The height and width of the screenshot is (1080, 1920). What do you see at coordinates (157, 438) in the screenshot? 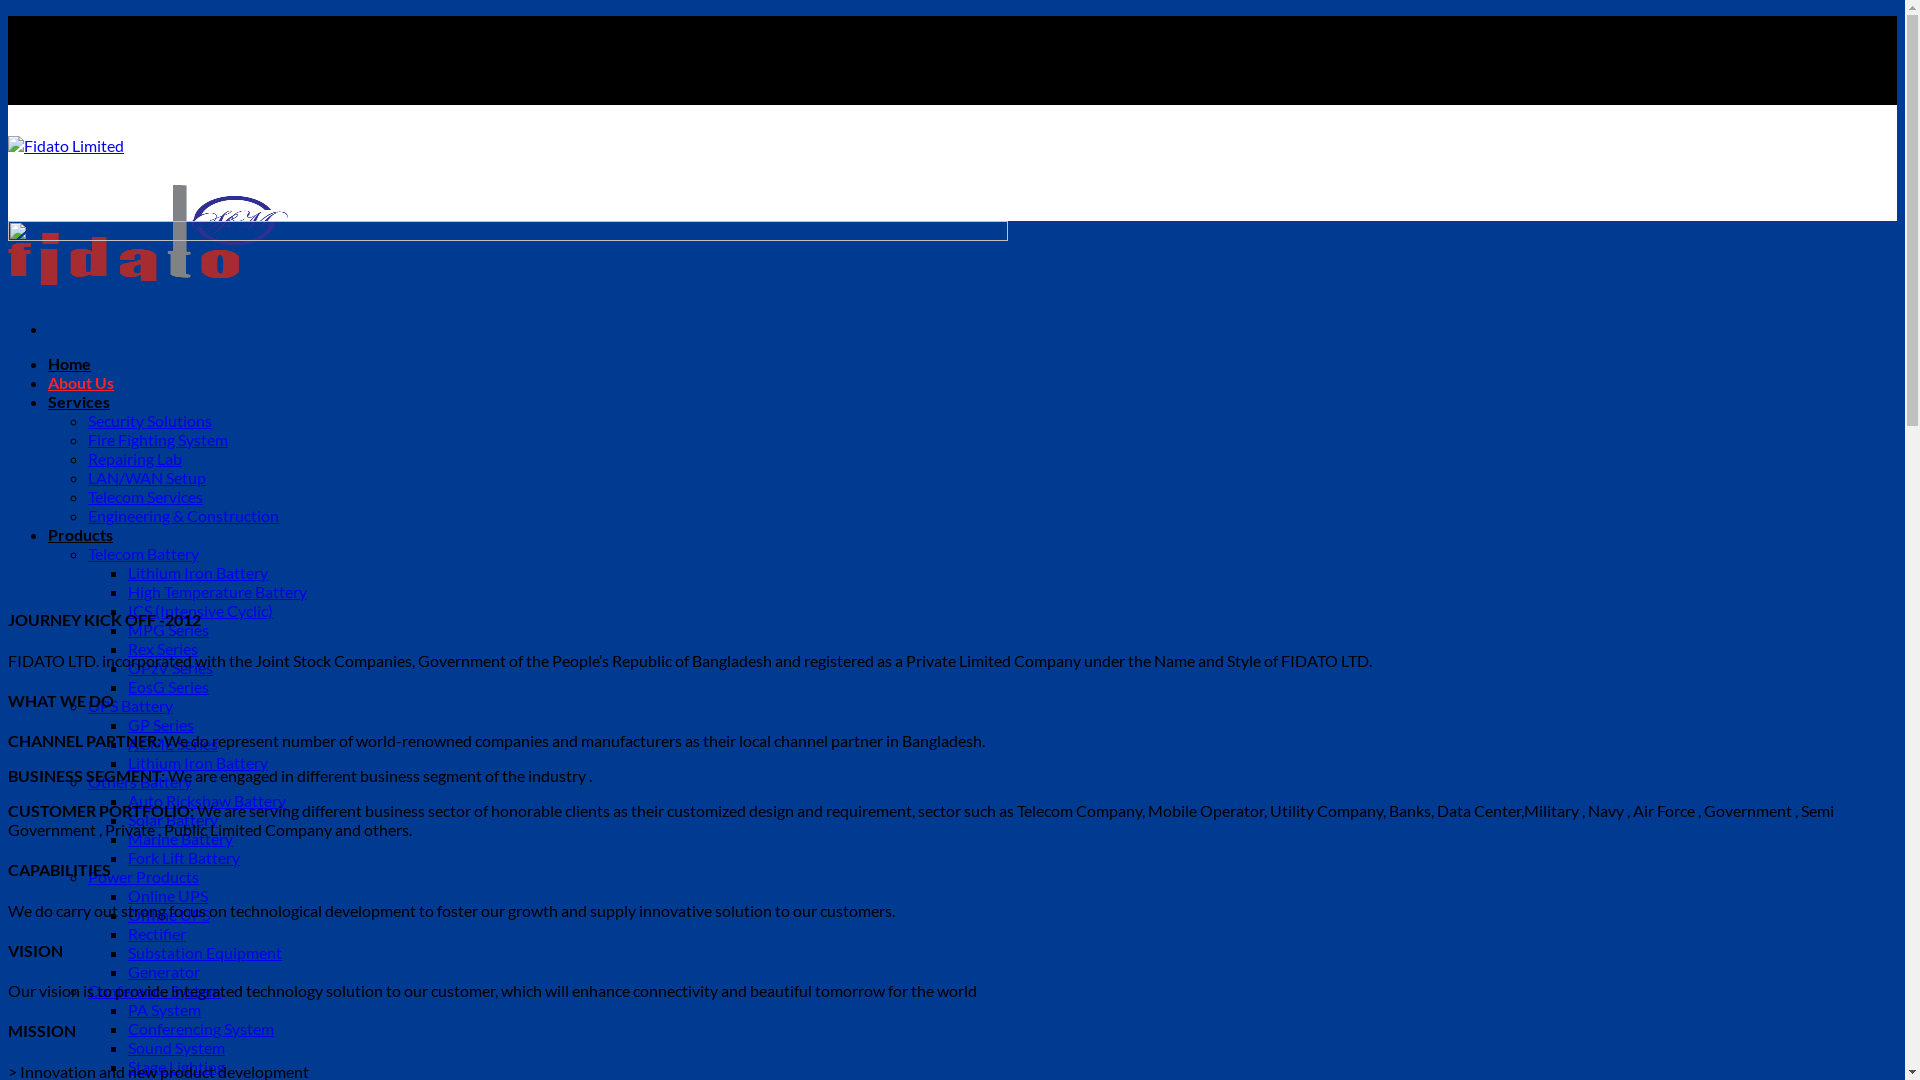
I see `'Fire Fighting System'` at bounding box center [157, 438].